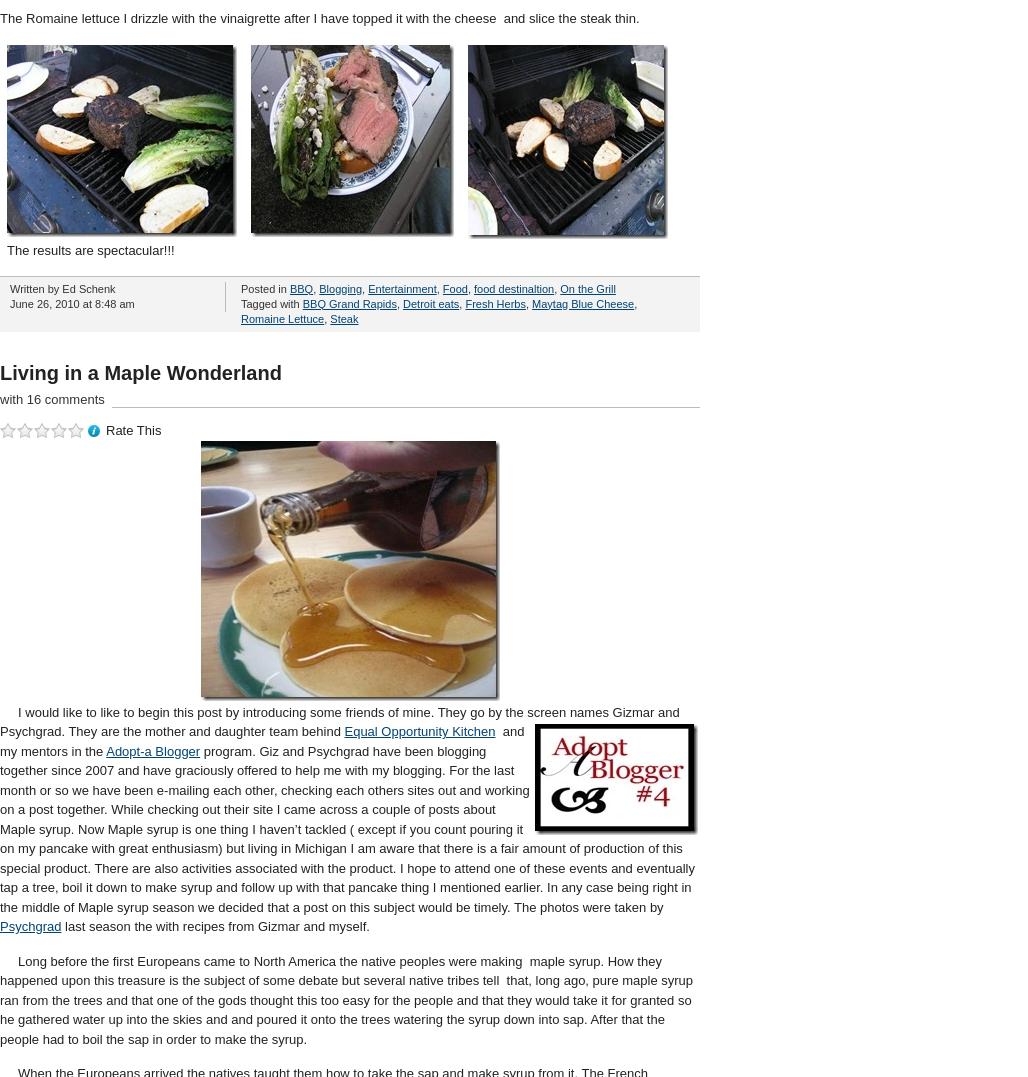 The width and height of the screenshot is (1028, 1077). What do you see at coordinates (473, 286) in the screenshot?
I see `'food destinaltion'` at bounding box center [473, 286].